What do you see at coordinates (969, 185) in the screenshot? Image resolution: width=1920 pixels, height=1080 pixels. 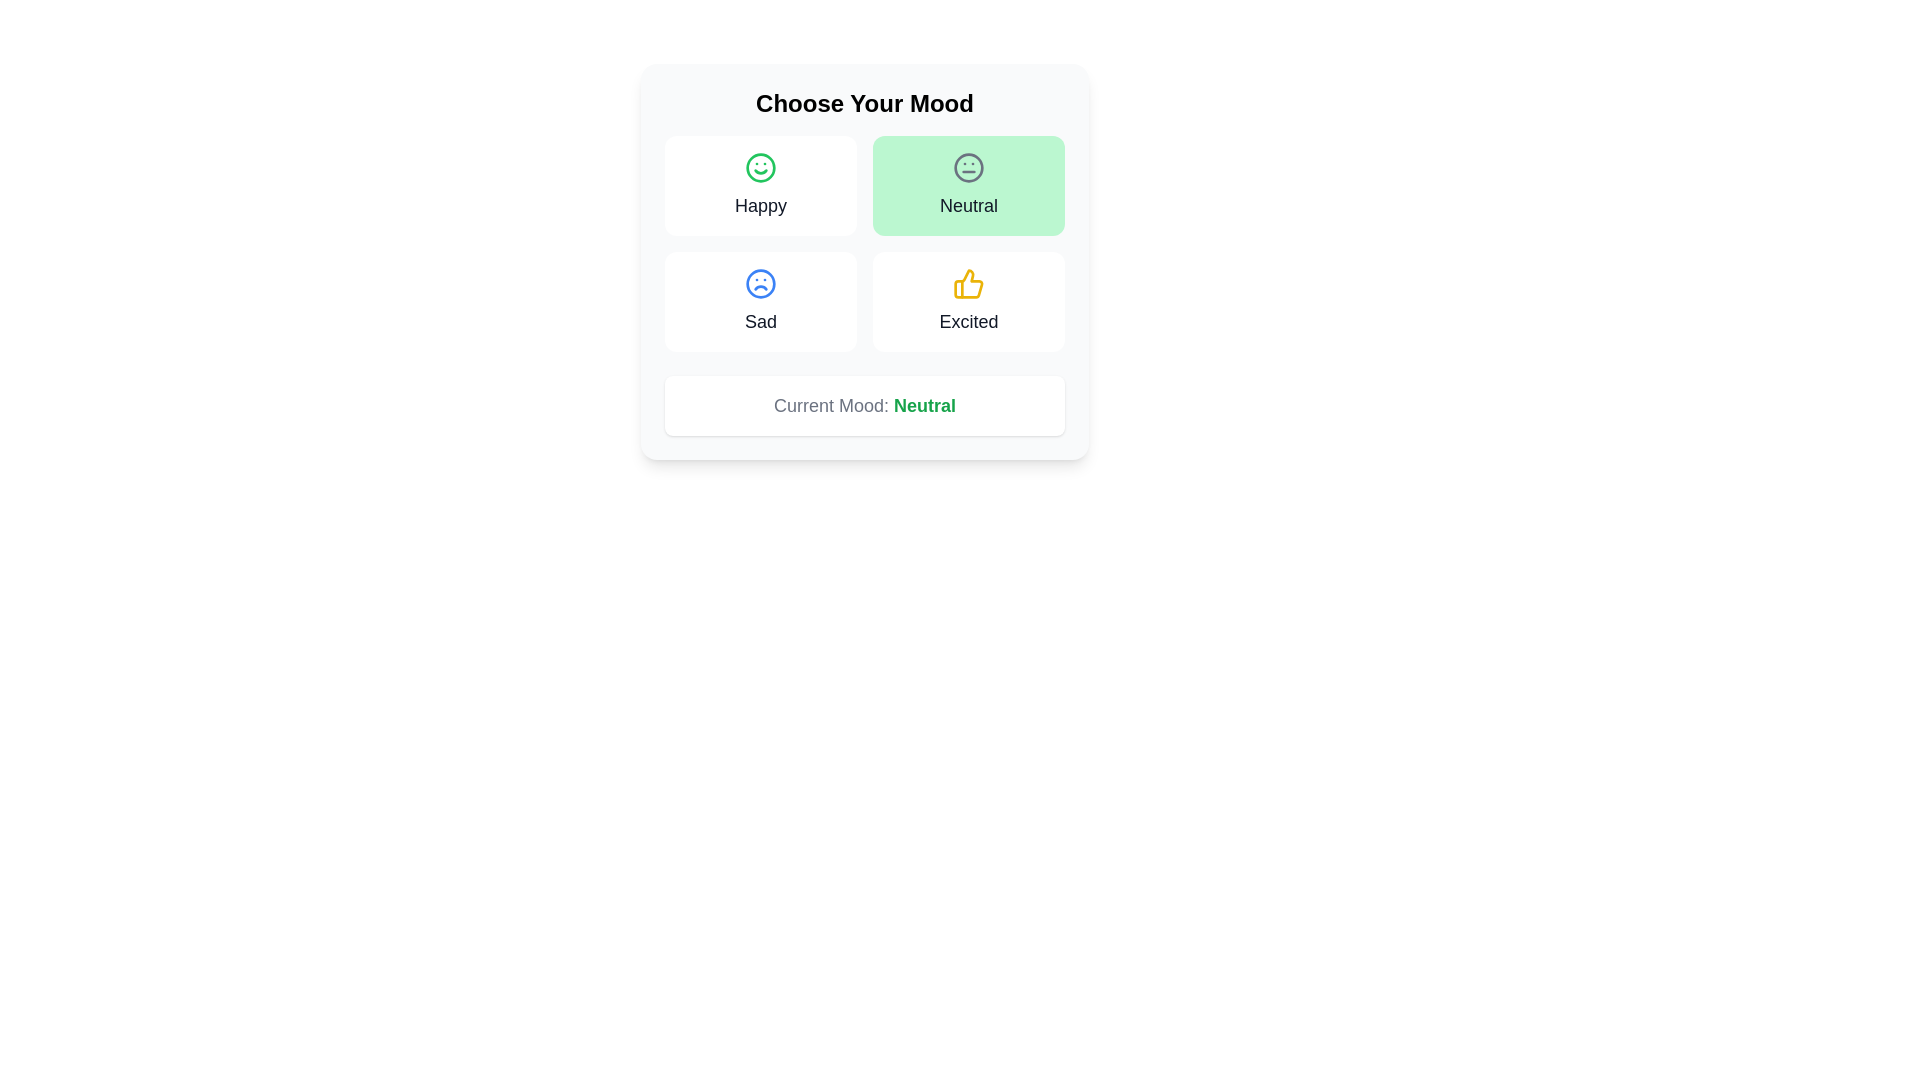 I see `the 'Neutral' button with a light green background and neutral-face icon` at bounding box center [969, 185].